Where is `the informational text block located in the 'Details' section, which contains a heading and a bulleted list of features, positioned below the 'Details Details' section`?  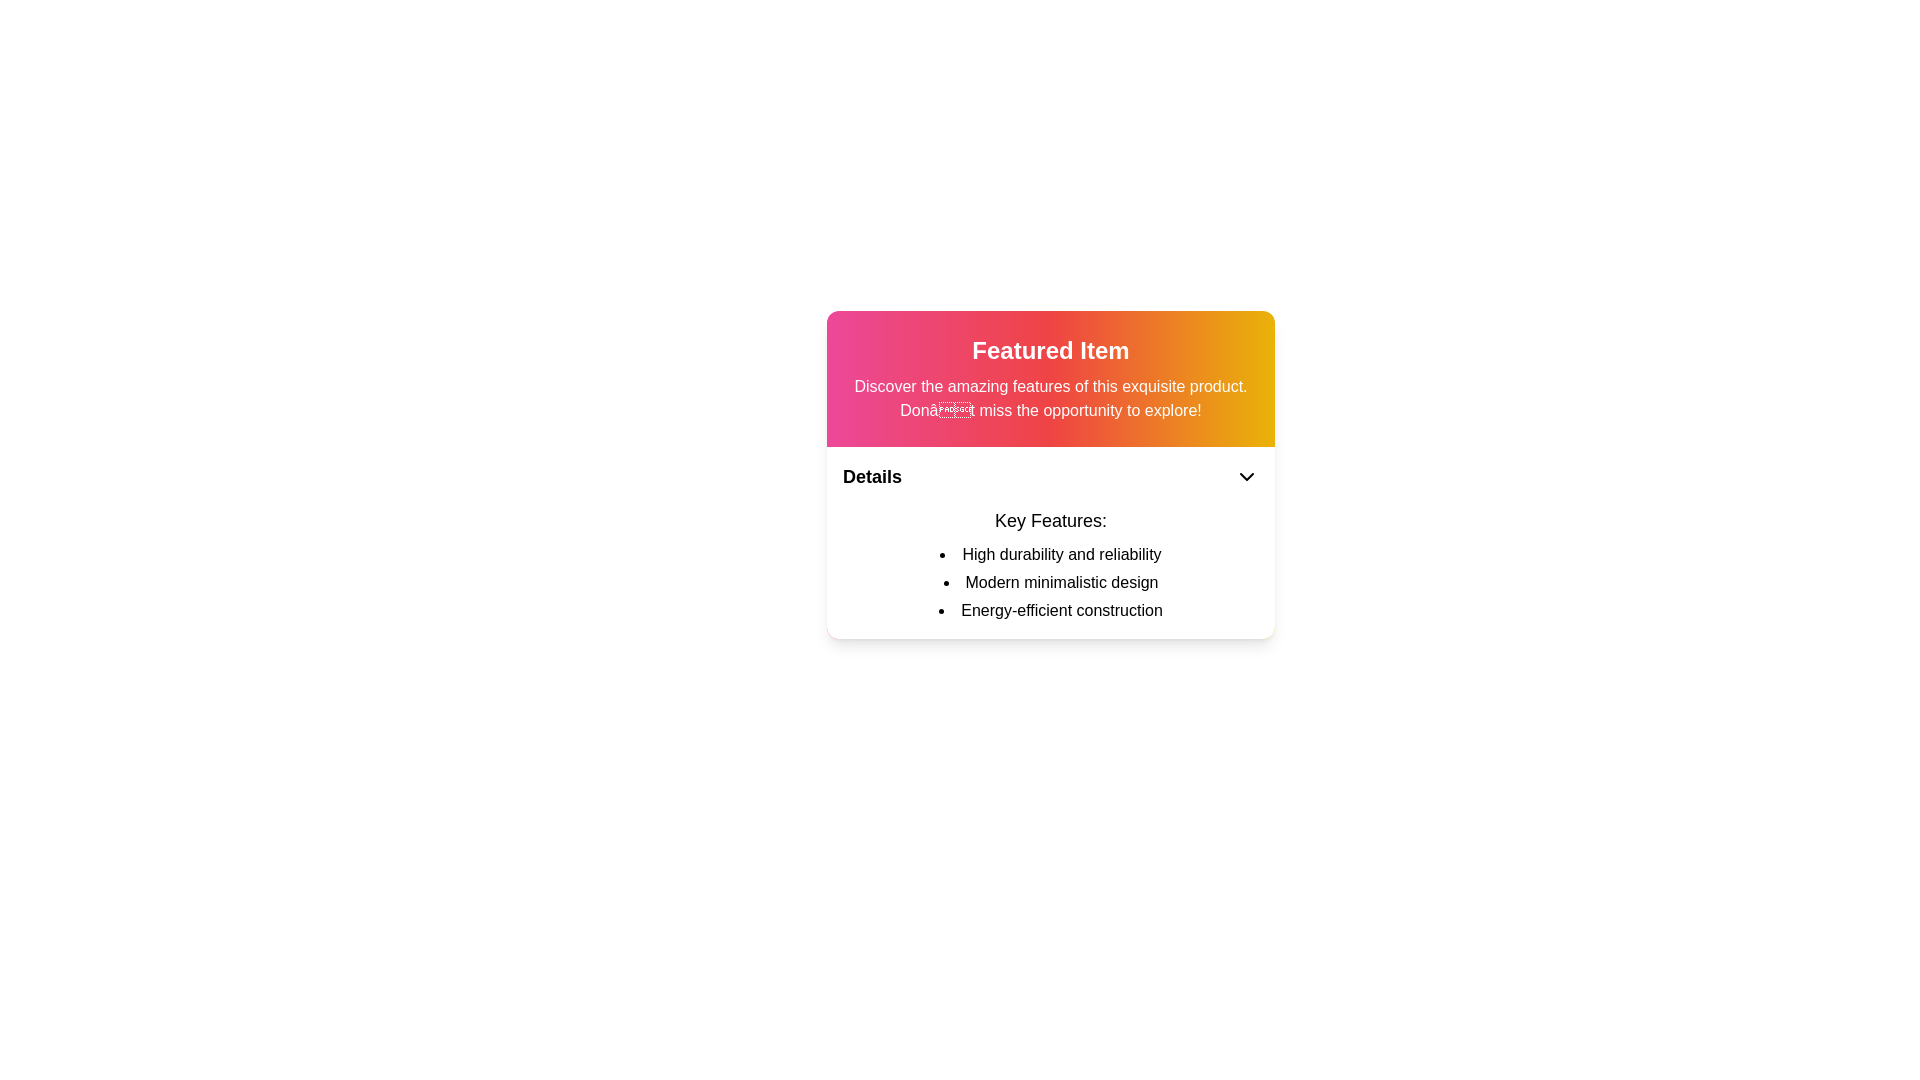
the informational text block located in the 'Details' section, which contains a heading and a bulleted list of features, positioned below the 'Details Details' section is located at coordinates (1050, 564).